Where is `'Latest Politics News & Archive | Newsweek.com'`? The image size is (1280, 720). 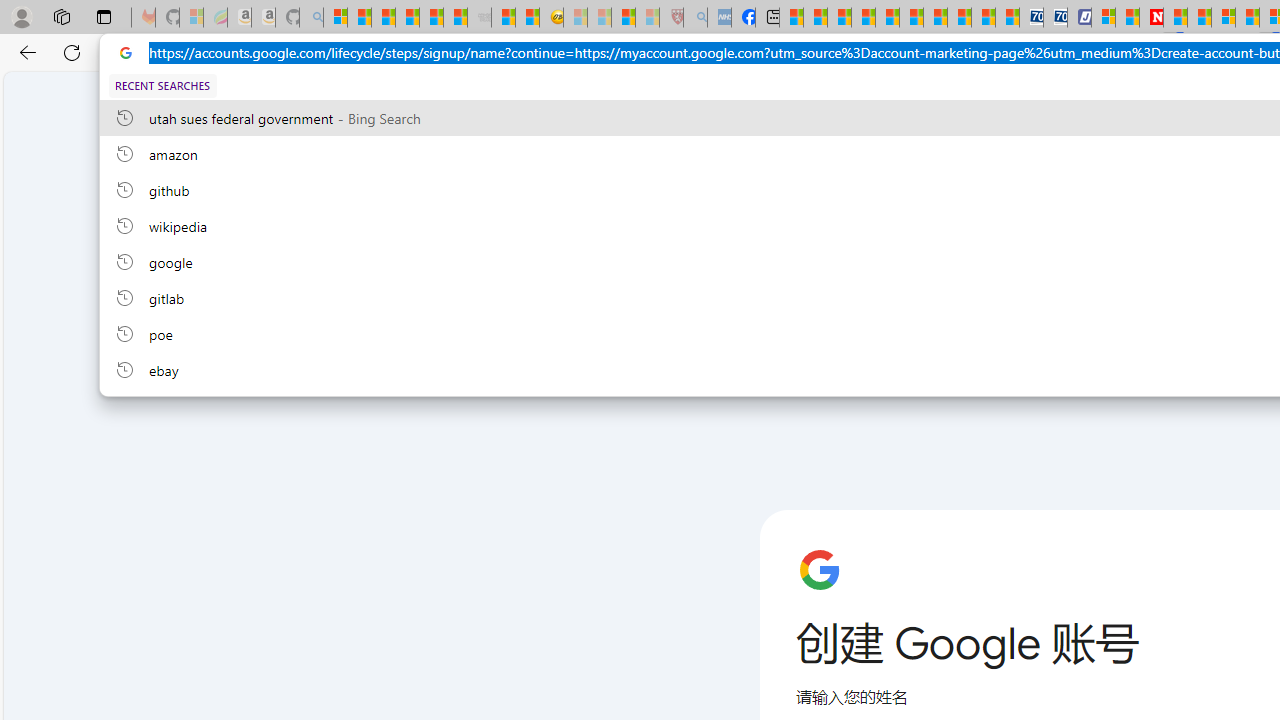 'Latest Politics News & Archive | Newsweek.com' is located at coordinates (1152, 17).